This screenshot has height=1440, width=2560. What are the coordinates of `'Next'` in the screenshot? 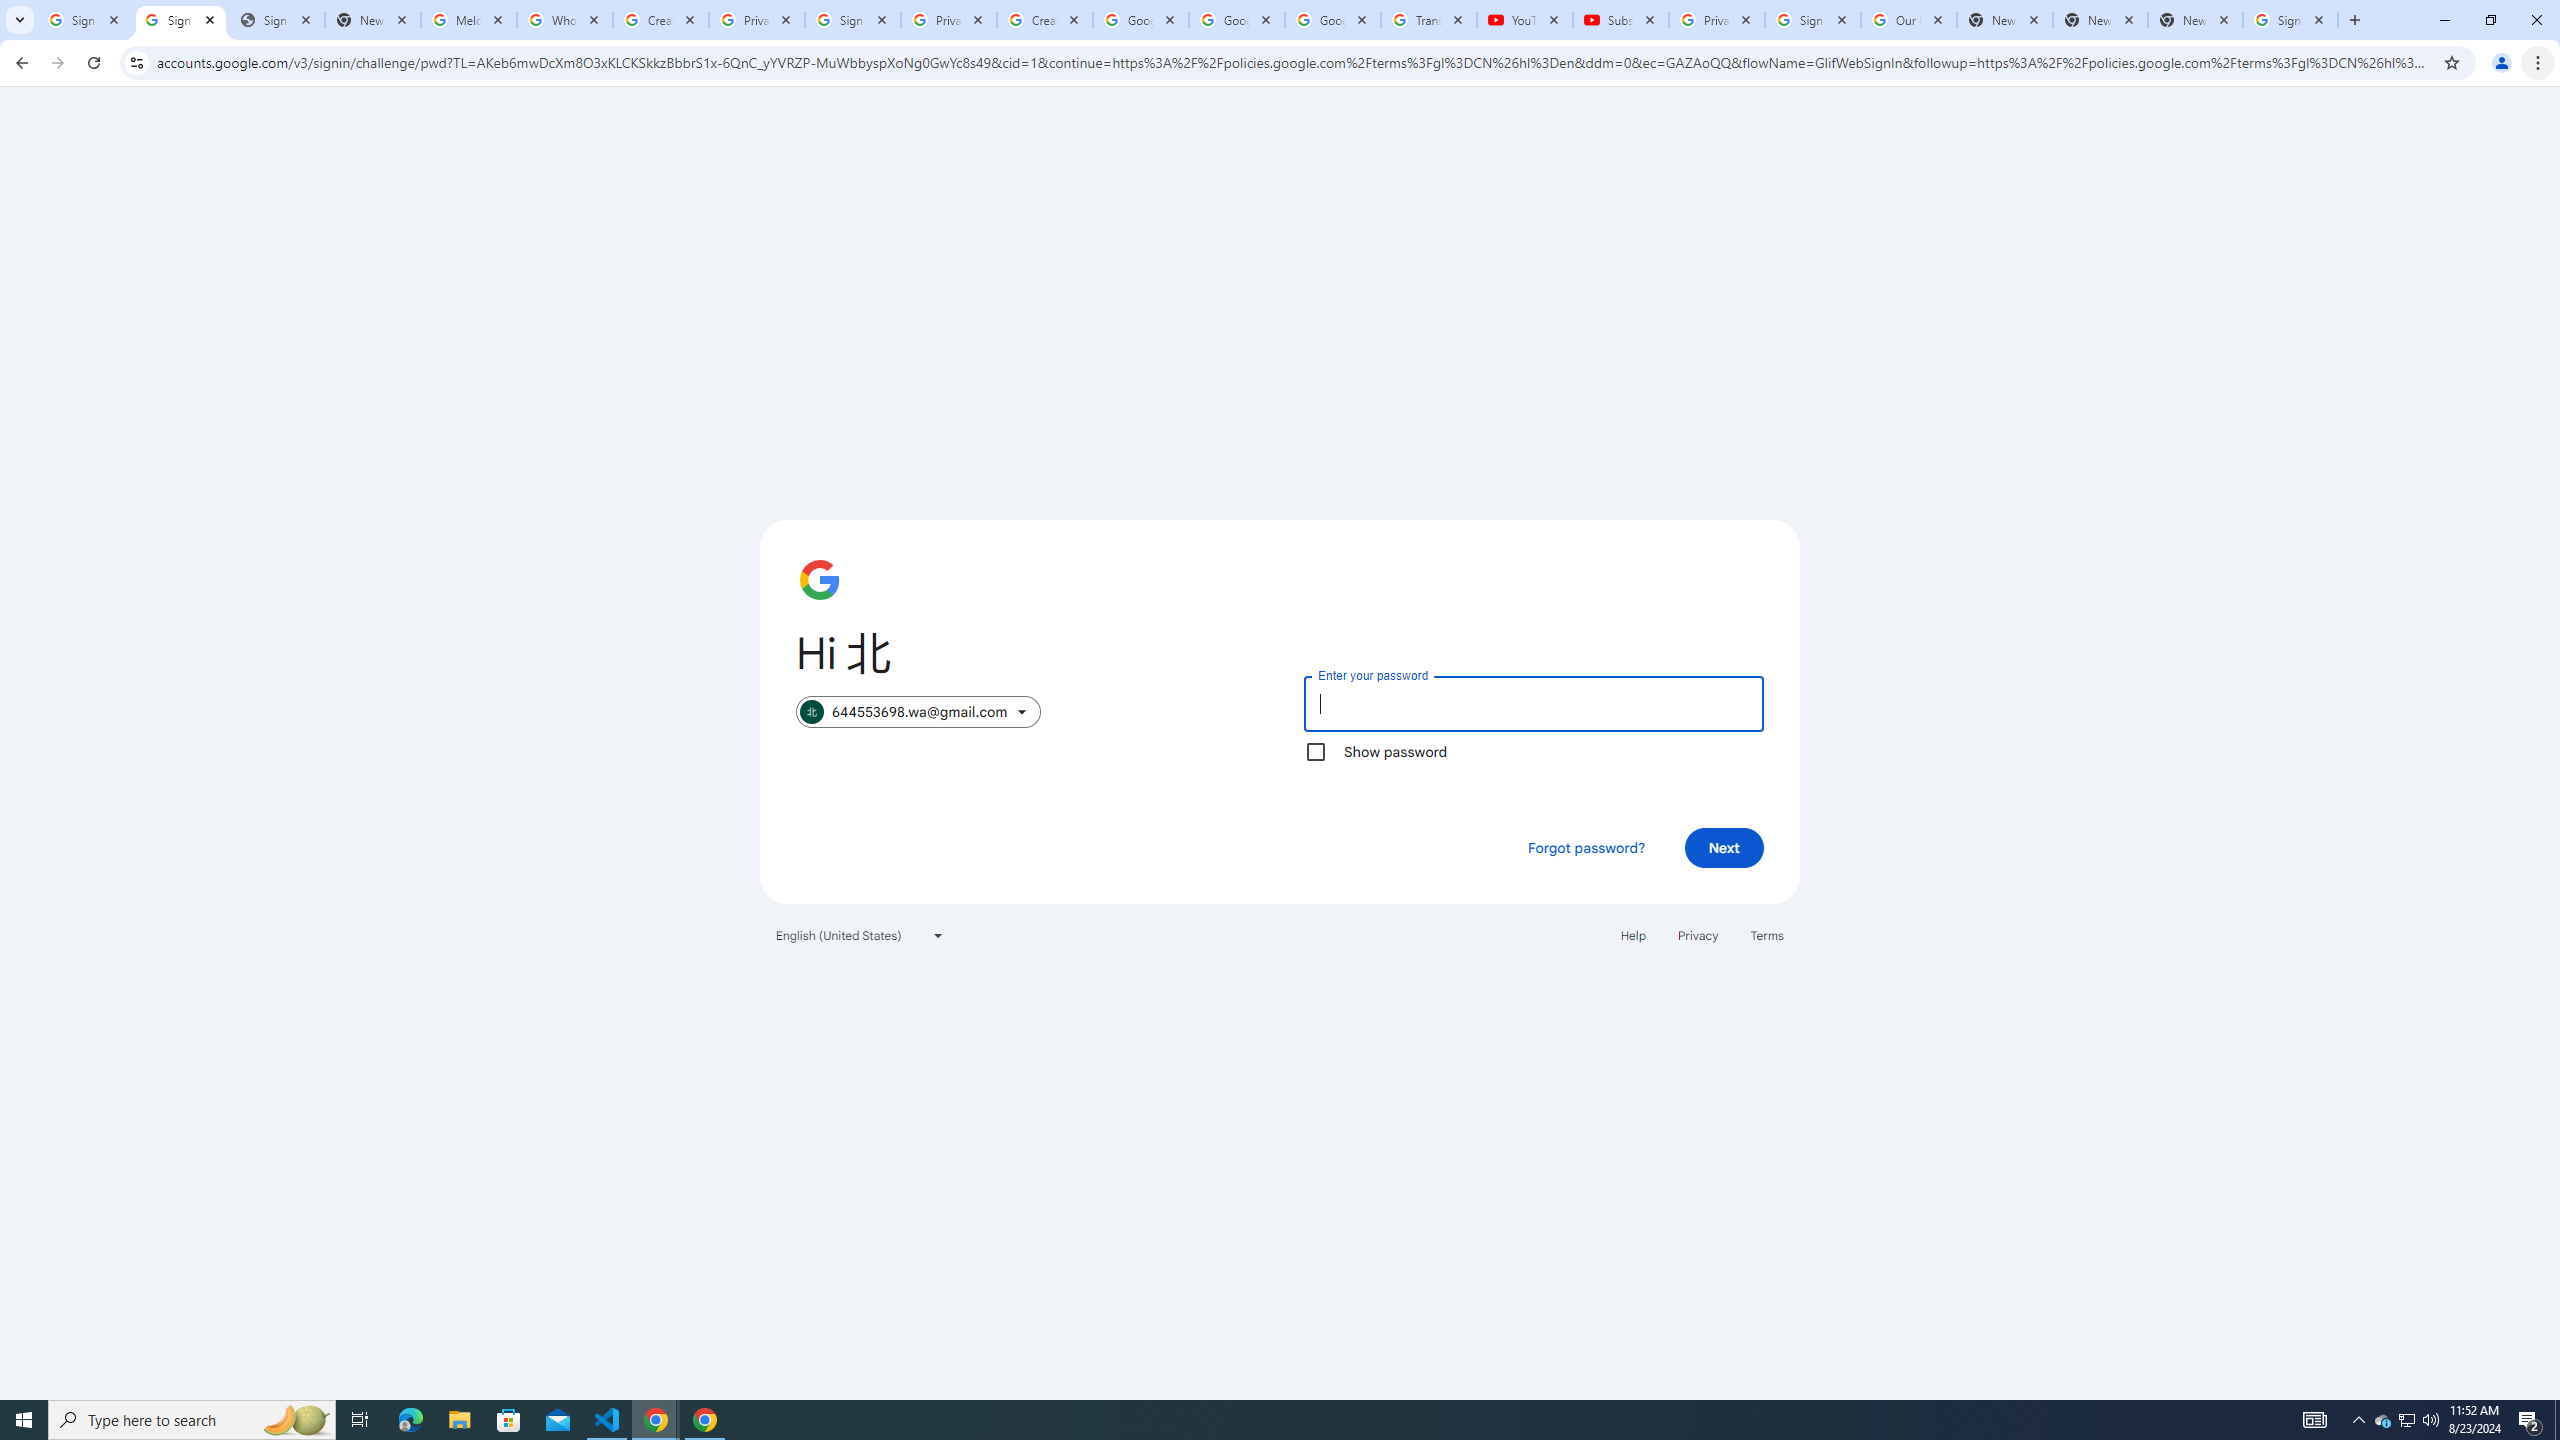 It's located at (1724, 846).